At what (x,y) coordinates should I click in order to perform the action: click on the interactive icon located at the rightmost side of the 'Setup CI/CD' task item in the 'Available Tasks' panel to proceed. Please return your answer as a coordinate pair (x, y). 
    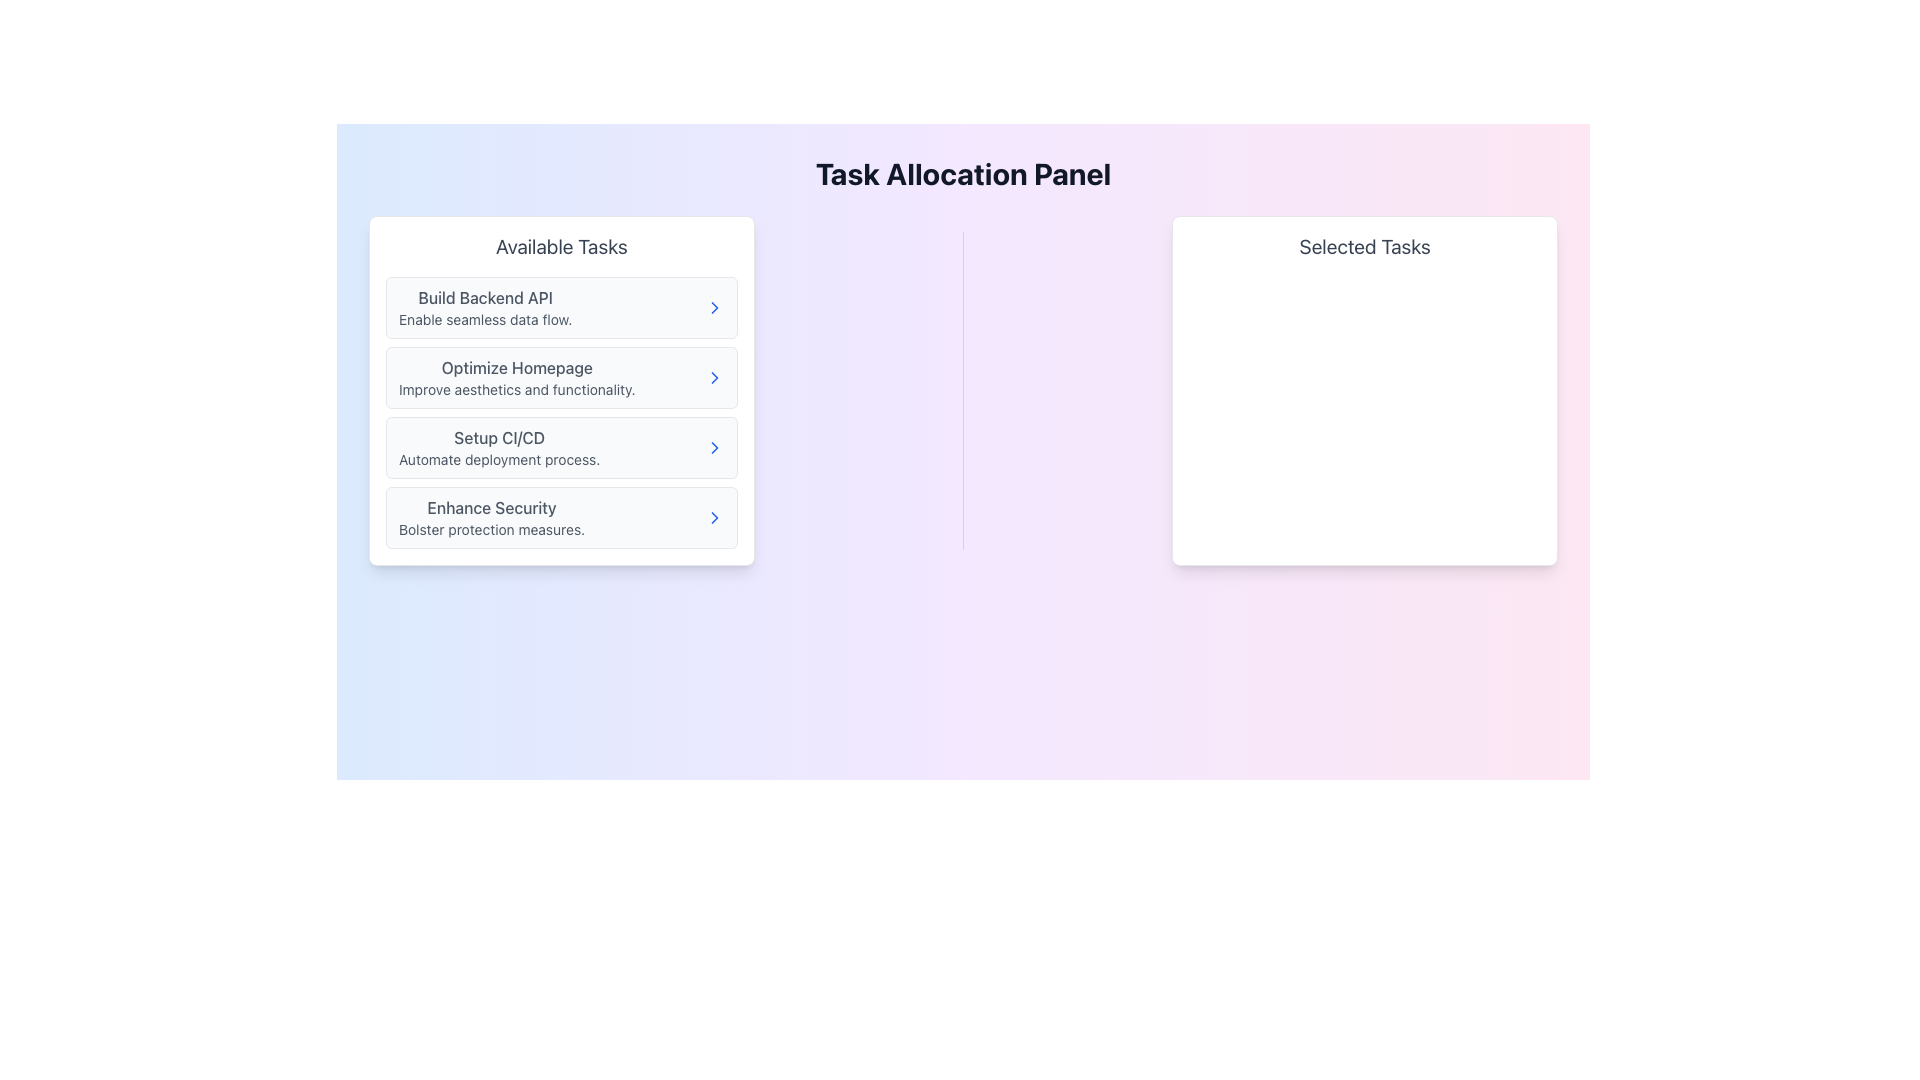
    Looking at the image, I should click on (714, 446).